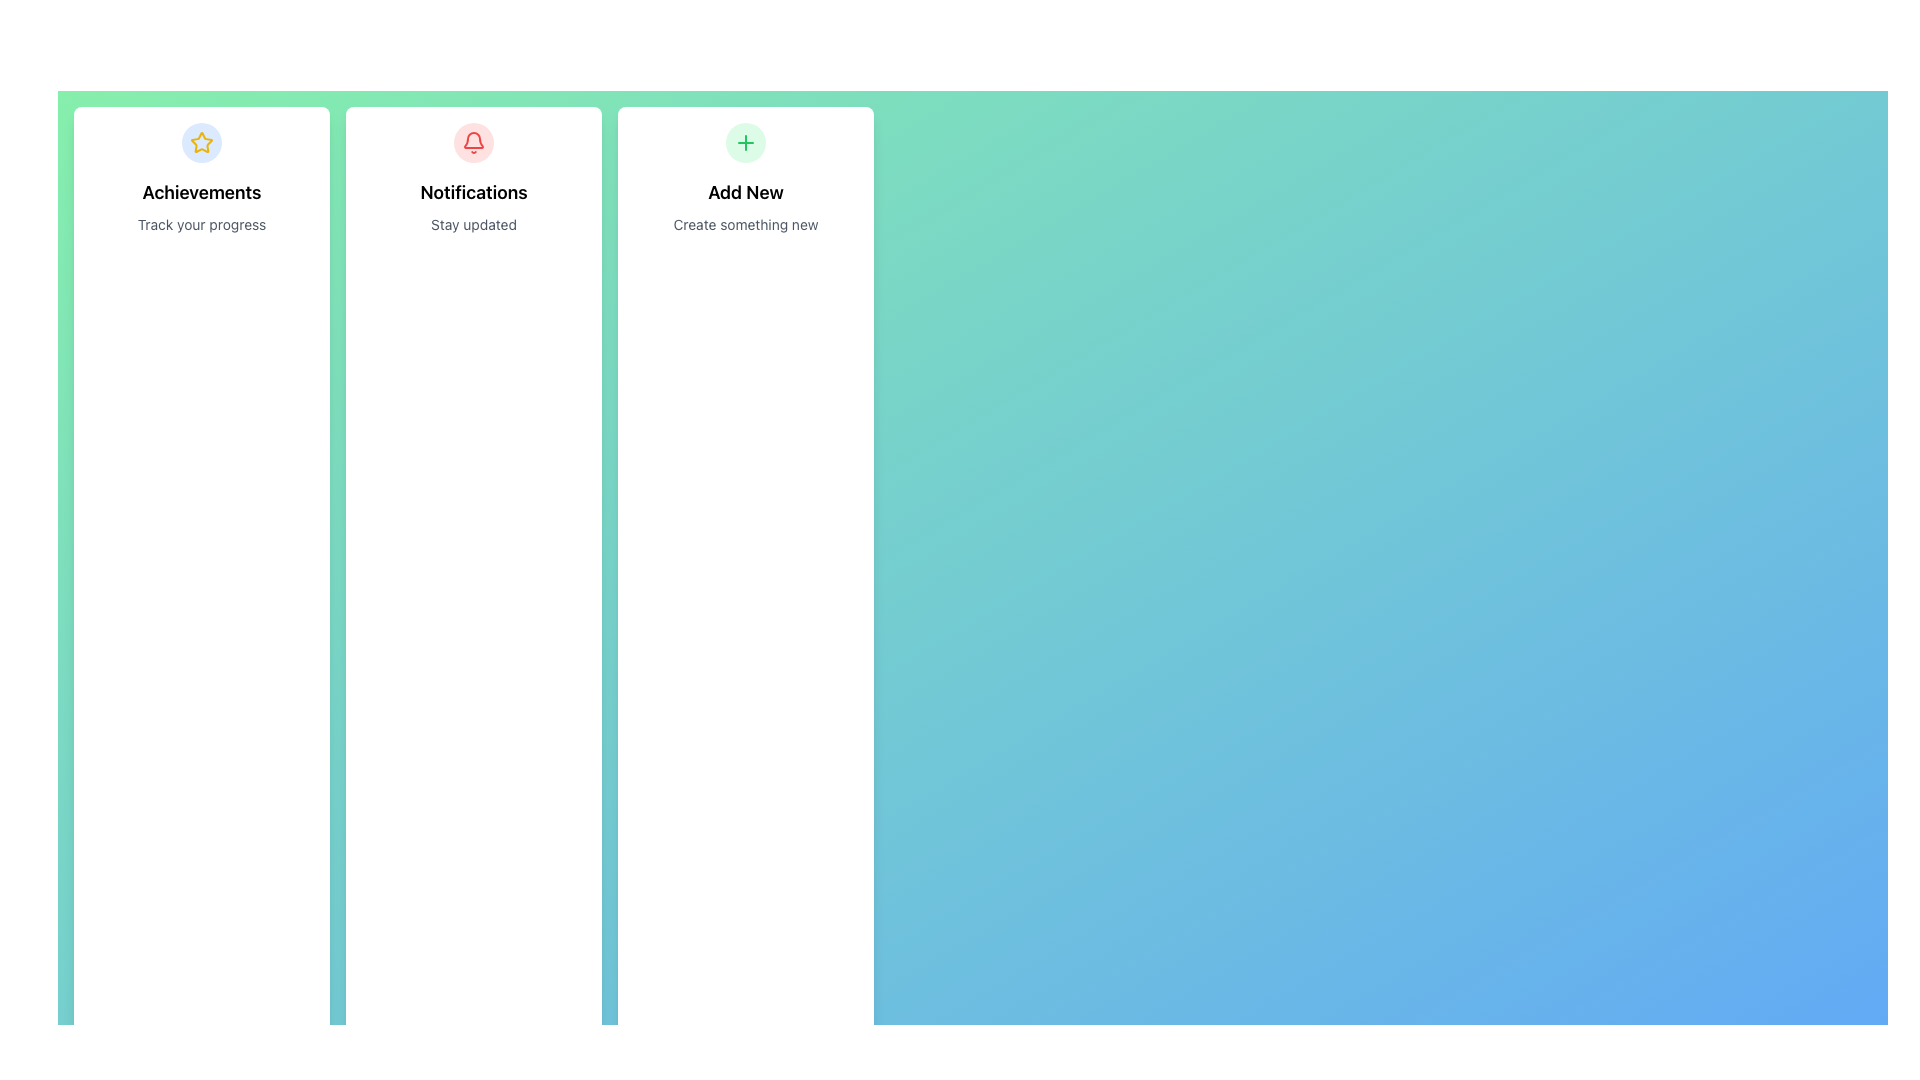 The height and width of the screenshot is (1080, 1920). Describe the element at coordinates (473, 224) in the screenshot. I see `the text label displaying 'Stay updated' located under the 'Notifications' title in the Notifications card` at that location.